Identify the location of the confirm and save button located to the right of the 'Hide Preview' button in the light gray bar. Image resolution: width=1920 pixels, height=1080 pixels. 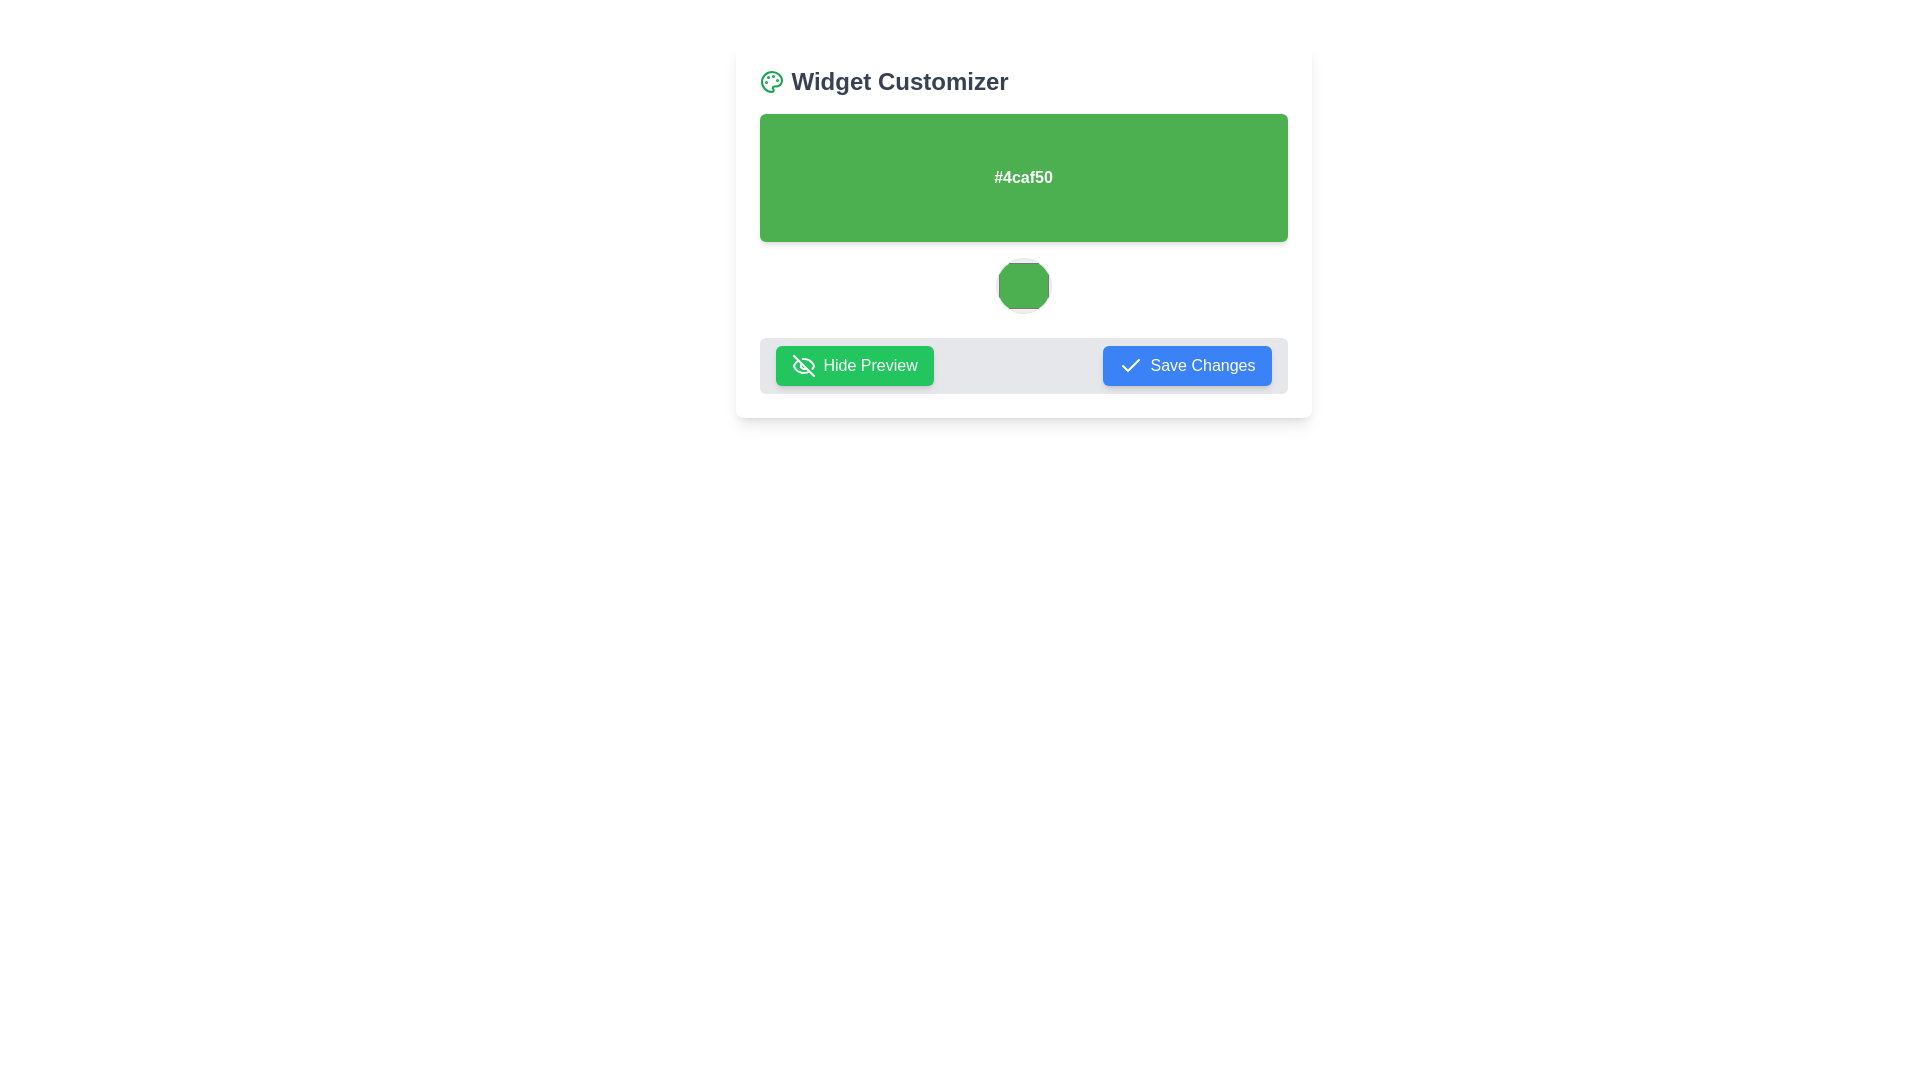
(1186, 366).